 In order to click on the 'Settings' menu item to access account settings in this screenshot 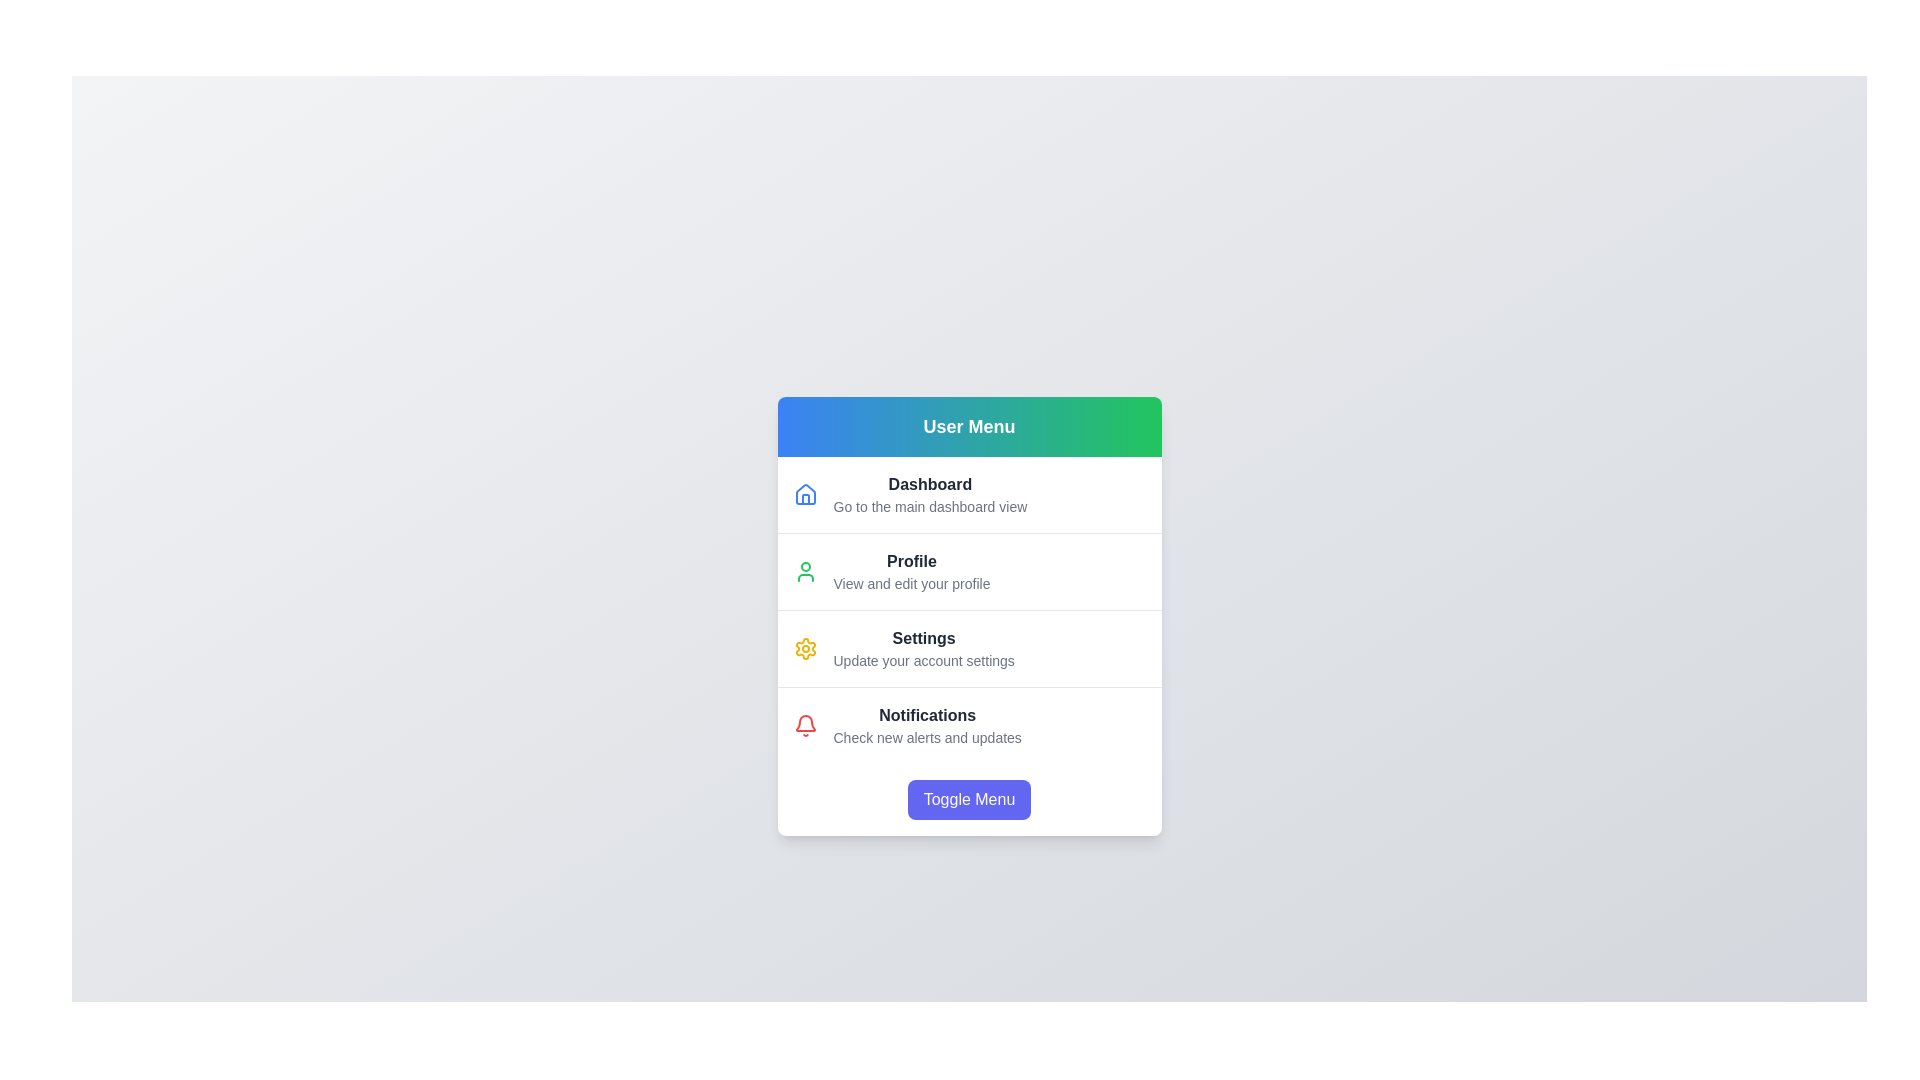, I will do `click(969, 648)`.